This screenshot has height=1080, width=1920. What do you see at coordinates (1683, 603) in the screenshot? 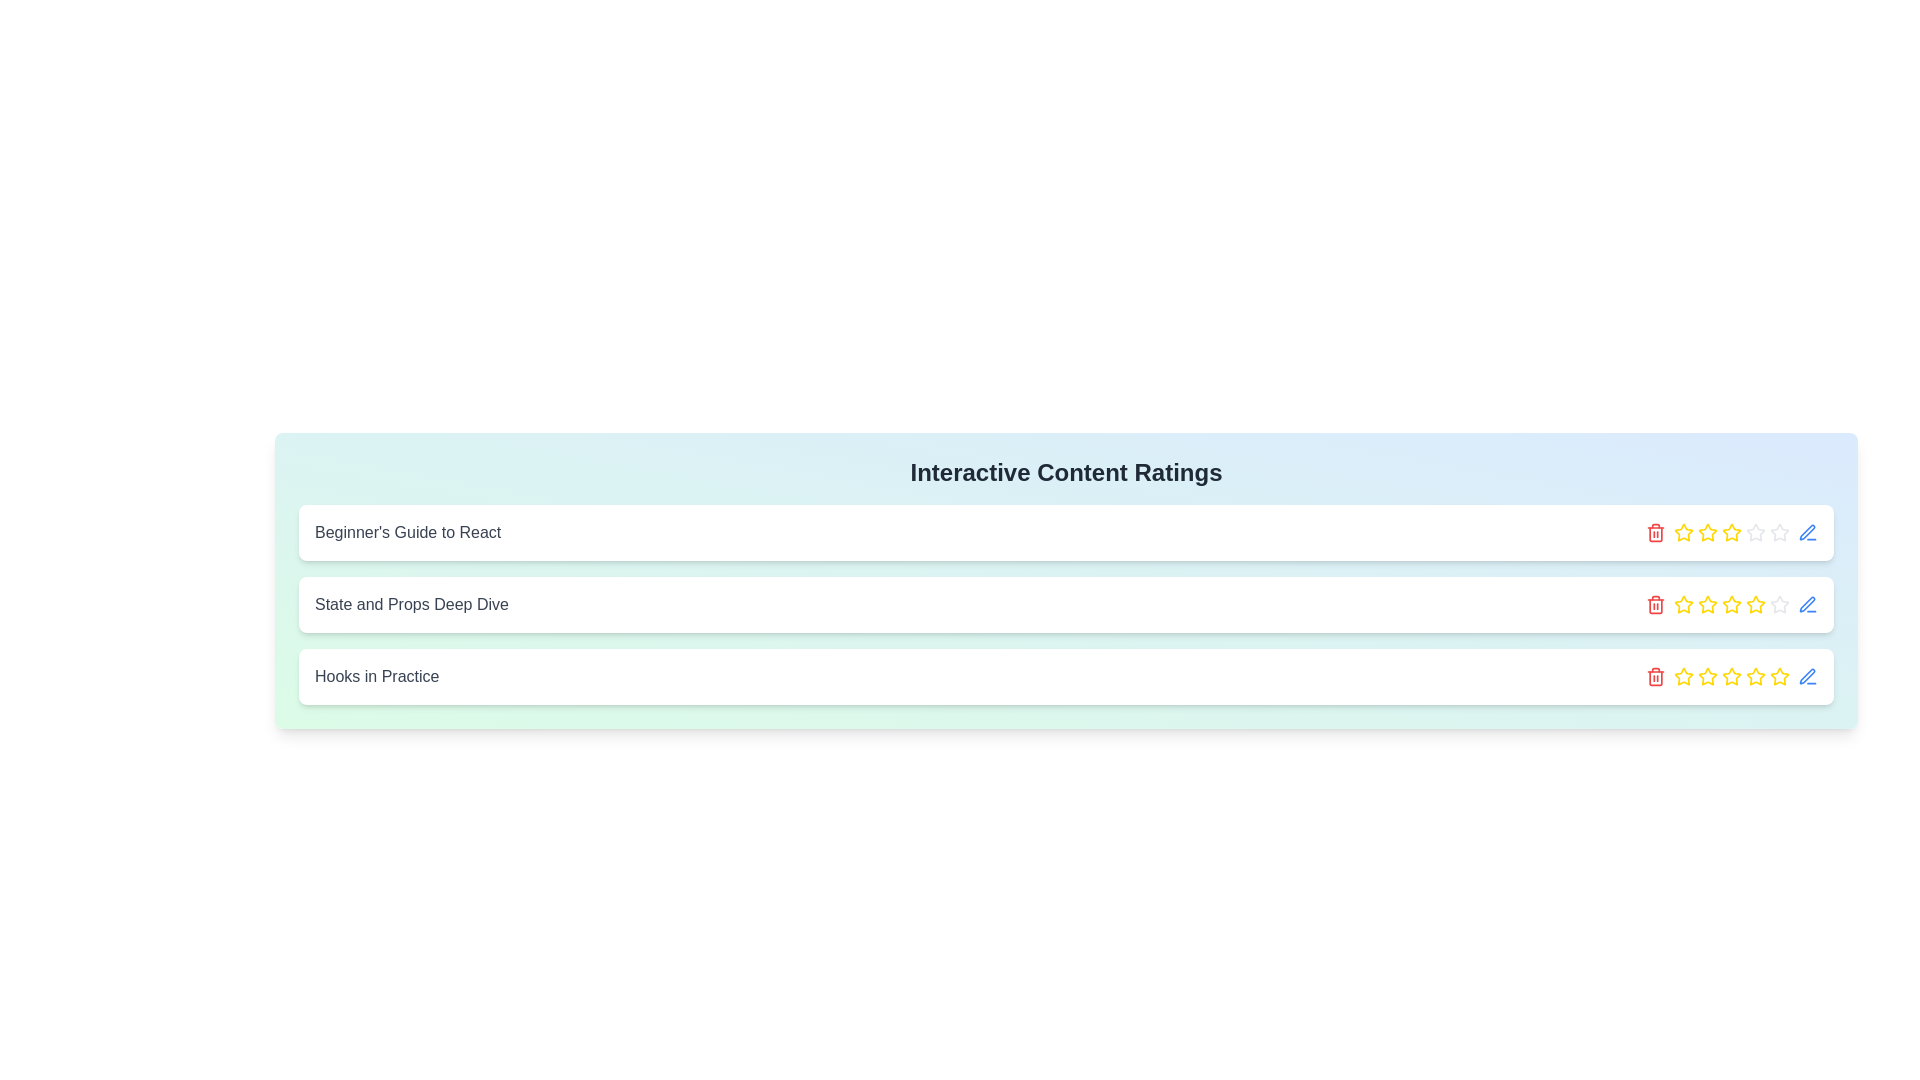
I see `the third rating star icon` at bounding box center [1683, 603].